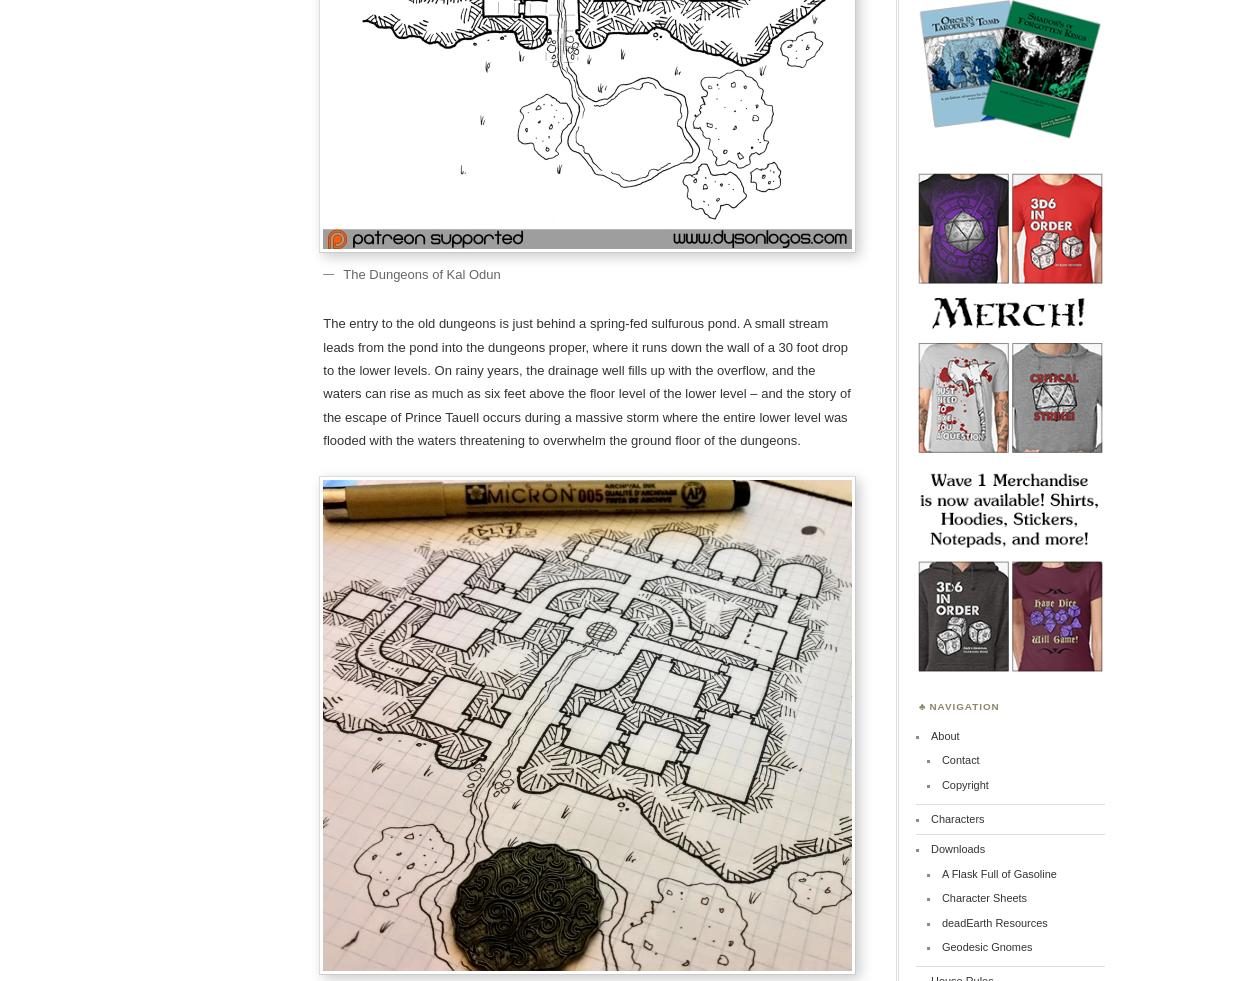 Image resolution: width=1250 pixels, height=981 pixels. I want to click on 'The Dungeons of Kal Odun', so click(421, 272).